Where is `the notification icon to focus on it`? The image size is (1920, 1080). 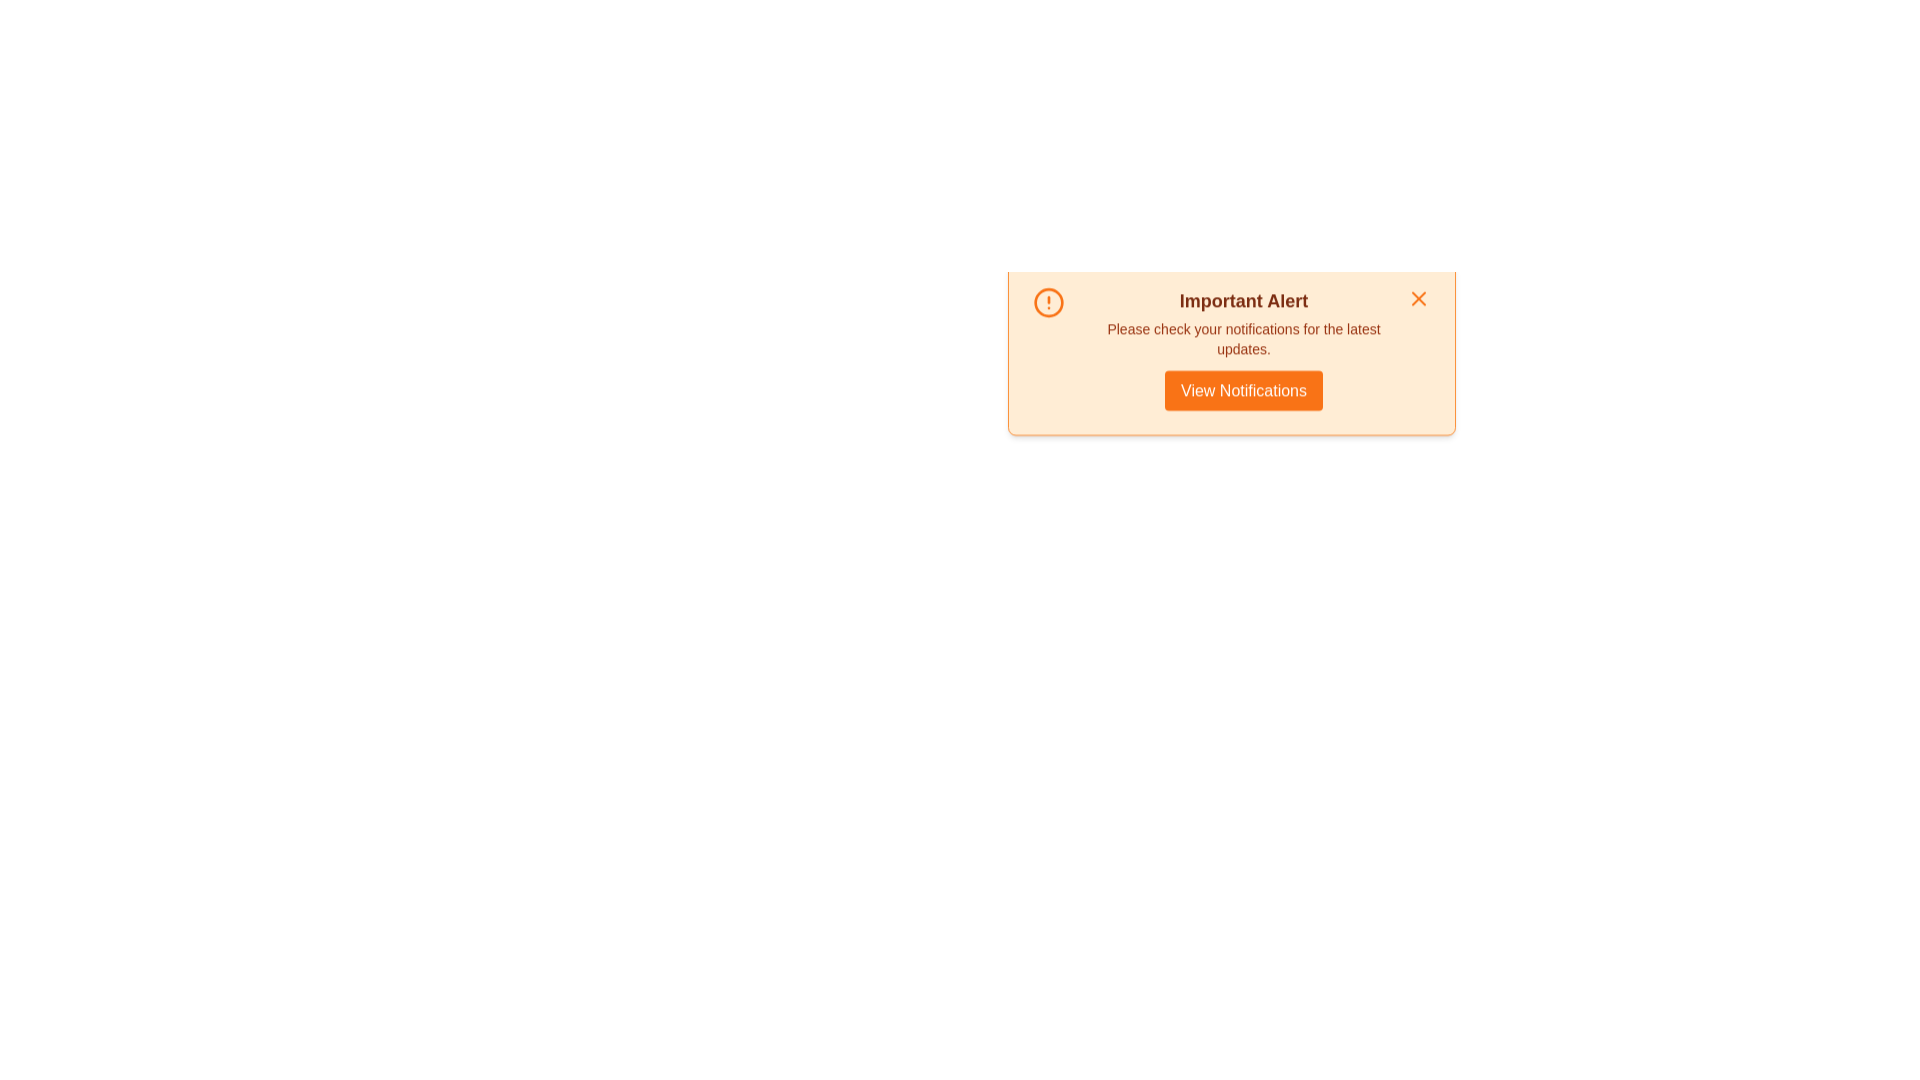 the notification icon to focus on it is located at coordinates (1047, 316).